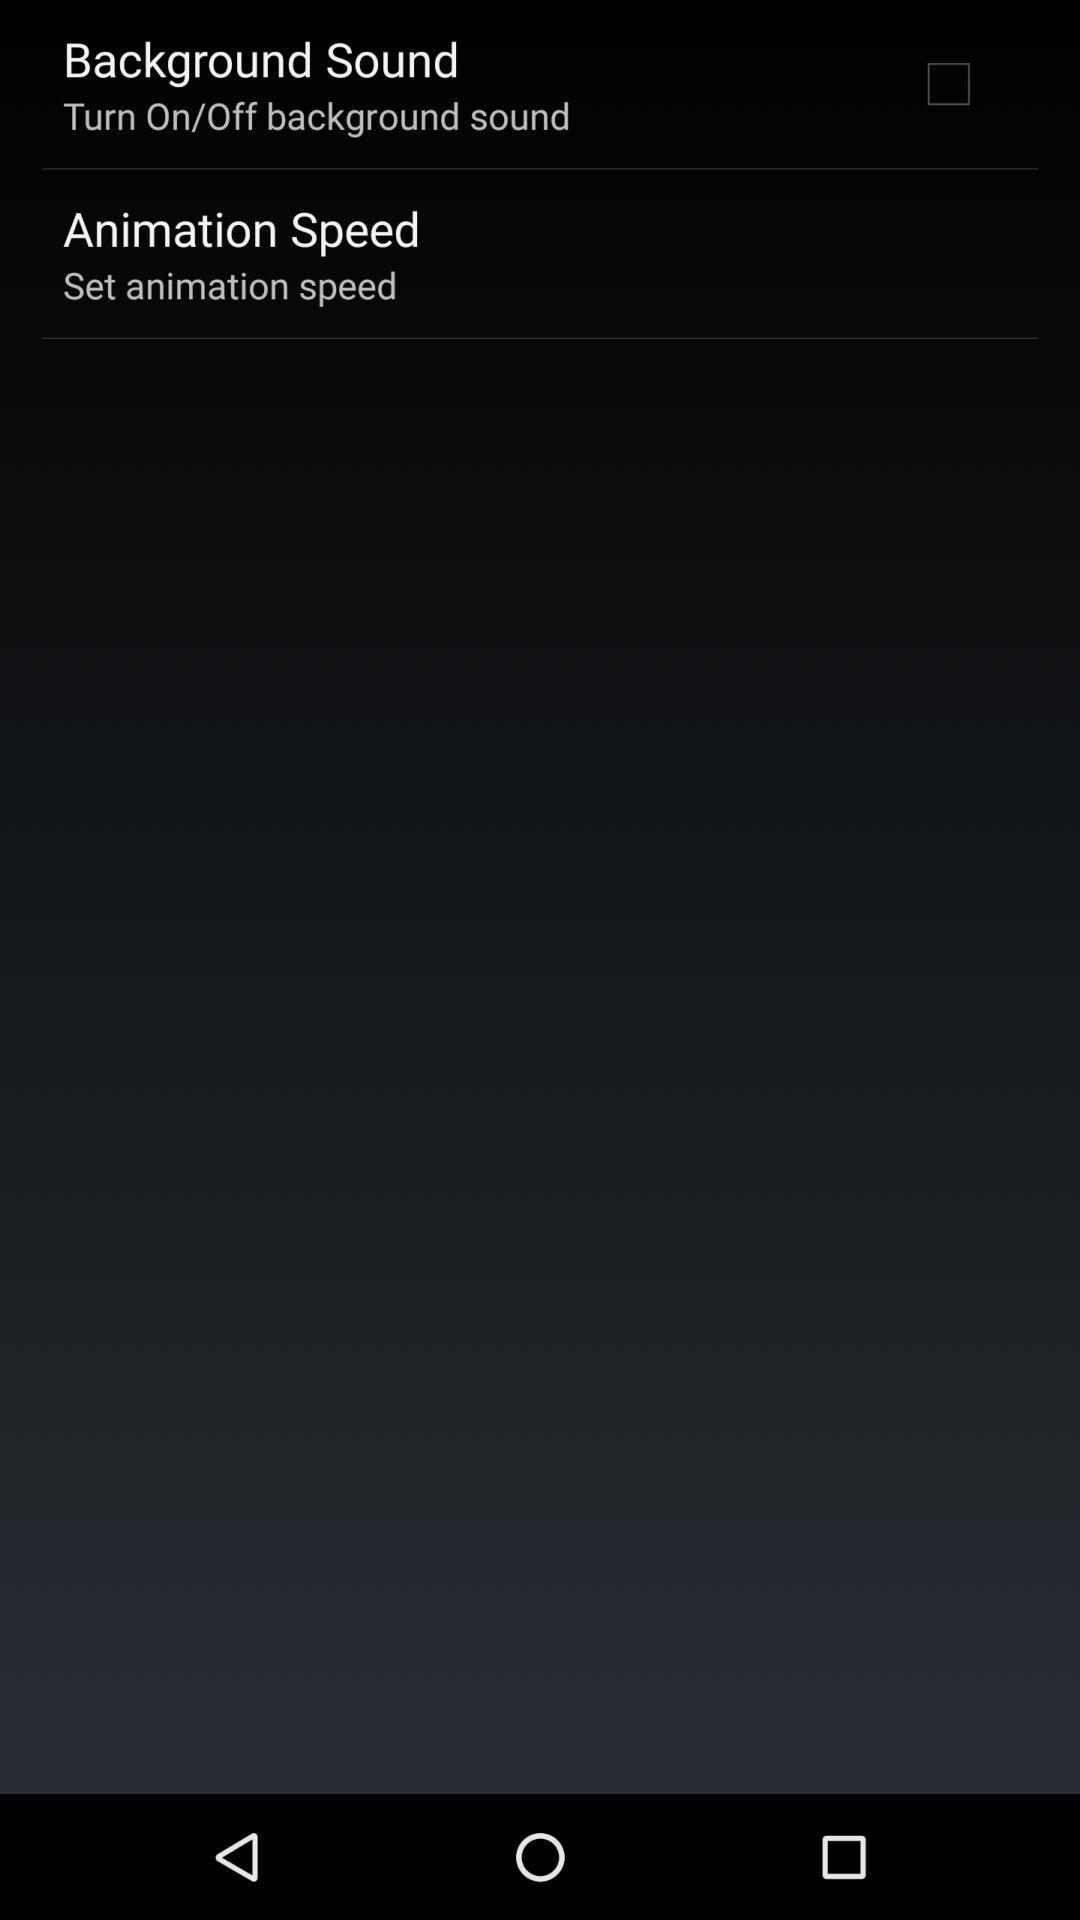 This screenshot has width=1080, height=1920. I want to click on the icon at the top right corner, so click(947, 82).